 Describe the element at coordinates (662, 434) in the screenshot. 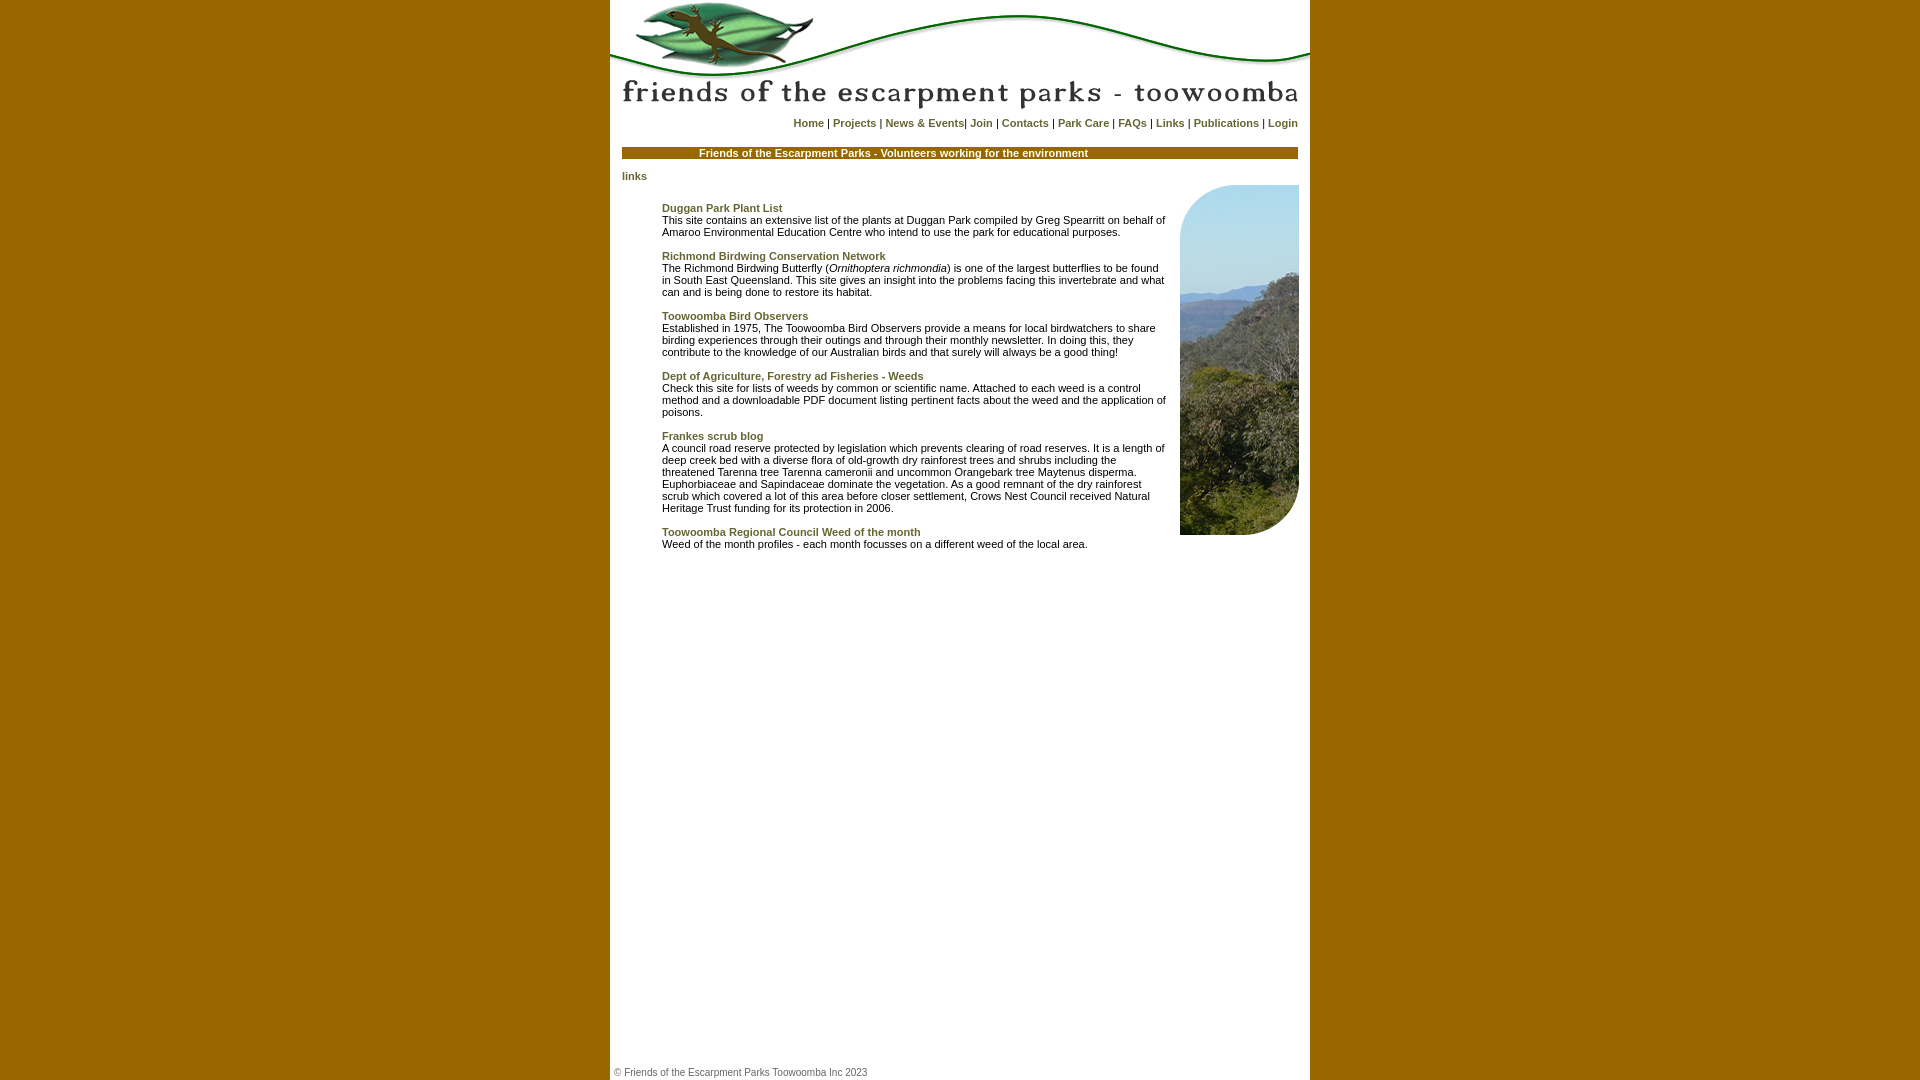

I see `'Frankes scrub blog'` at that location.